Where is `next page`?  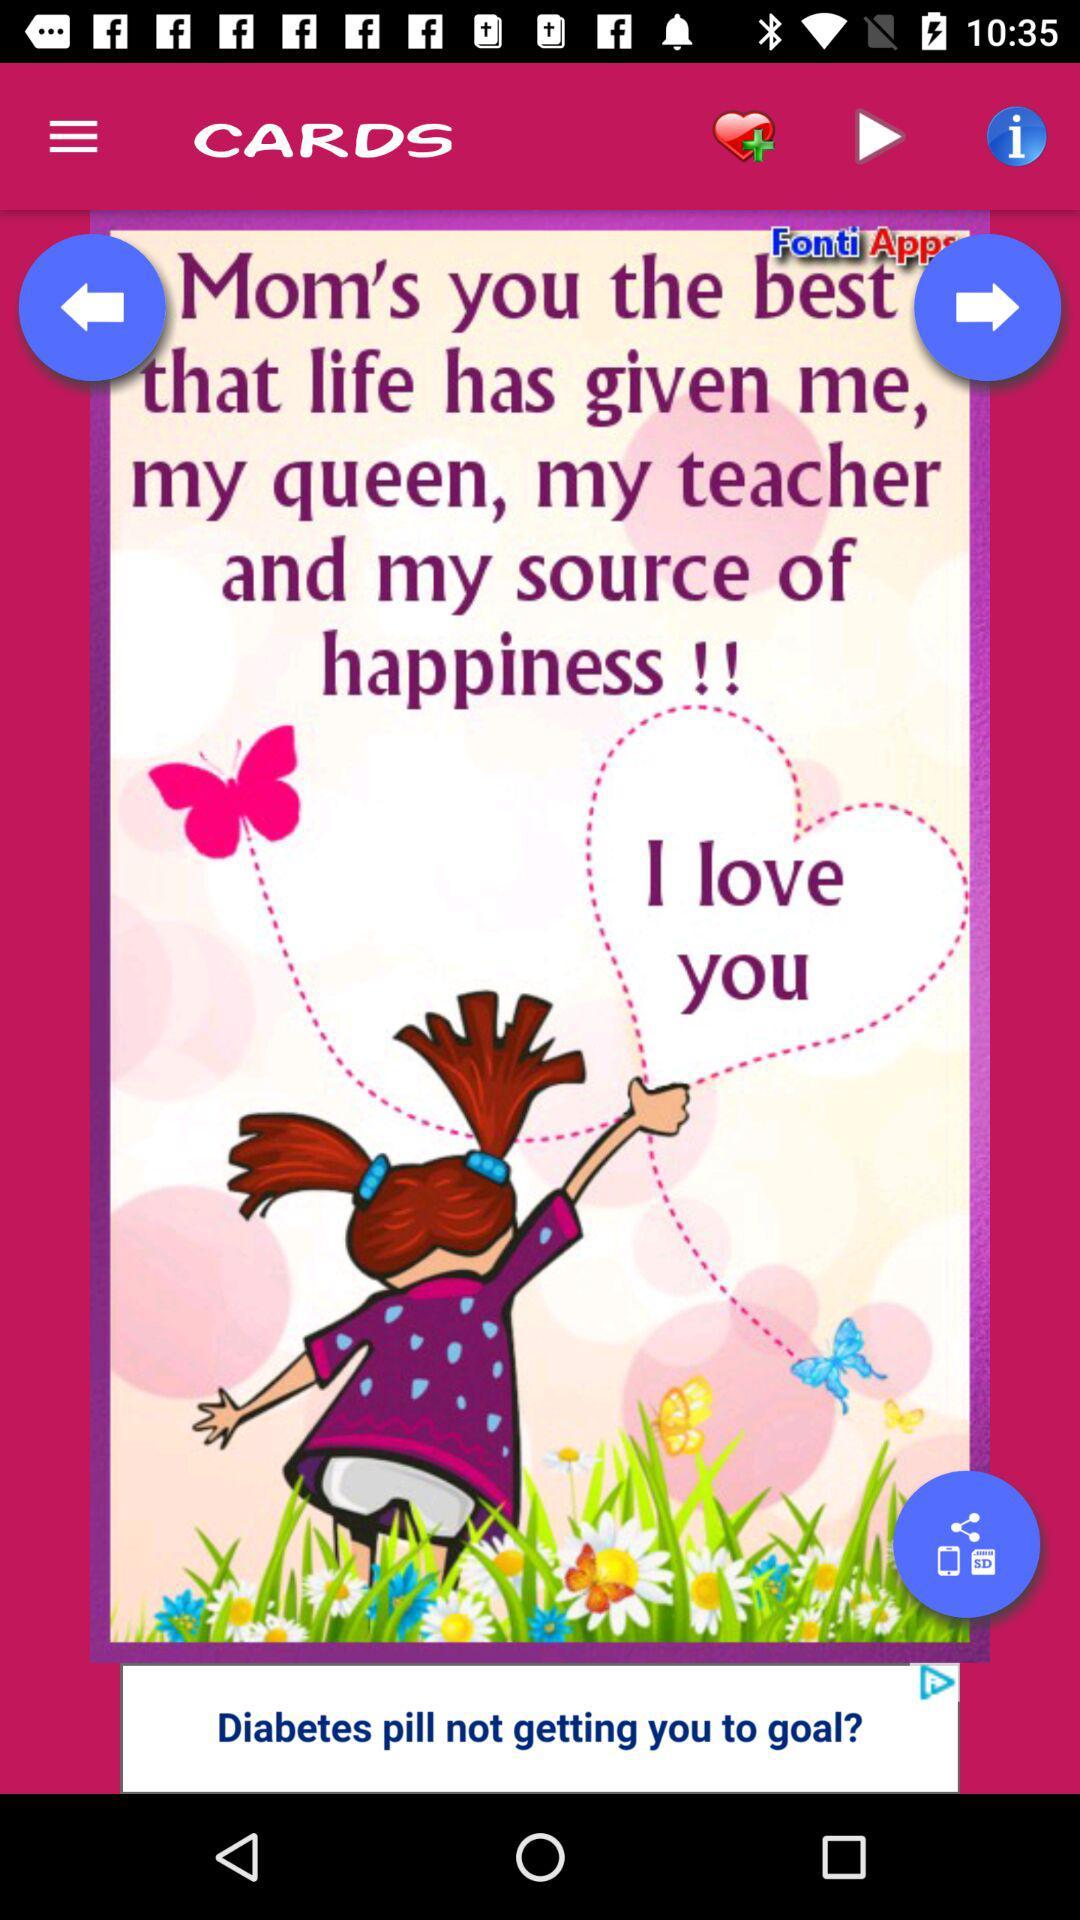
next page is located at coordinates (986, 306).